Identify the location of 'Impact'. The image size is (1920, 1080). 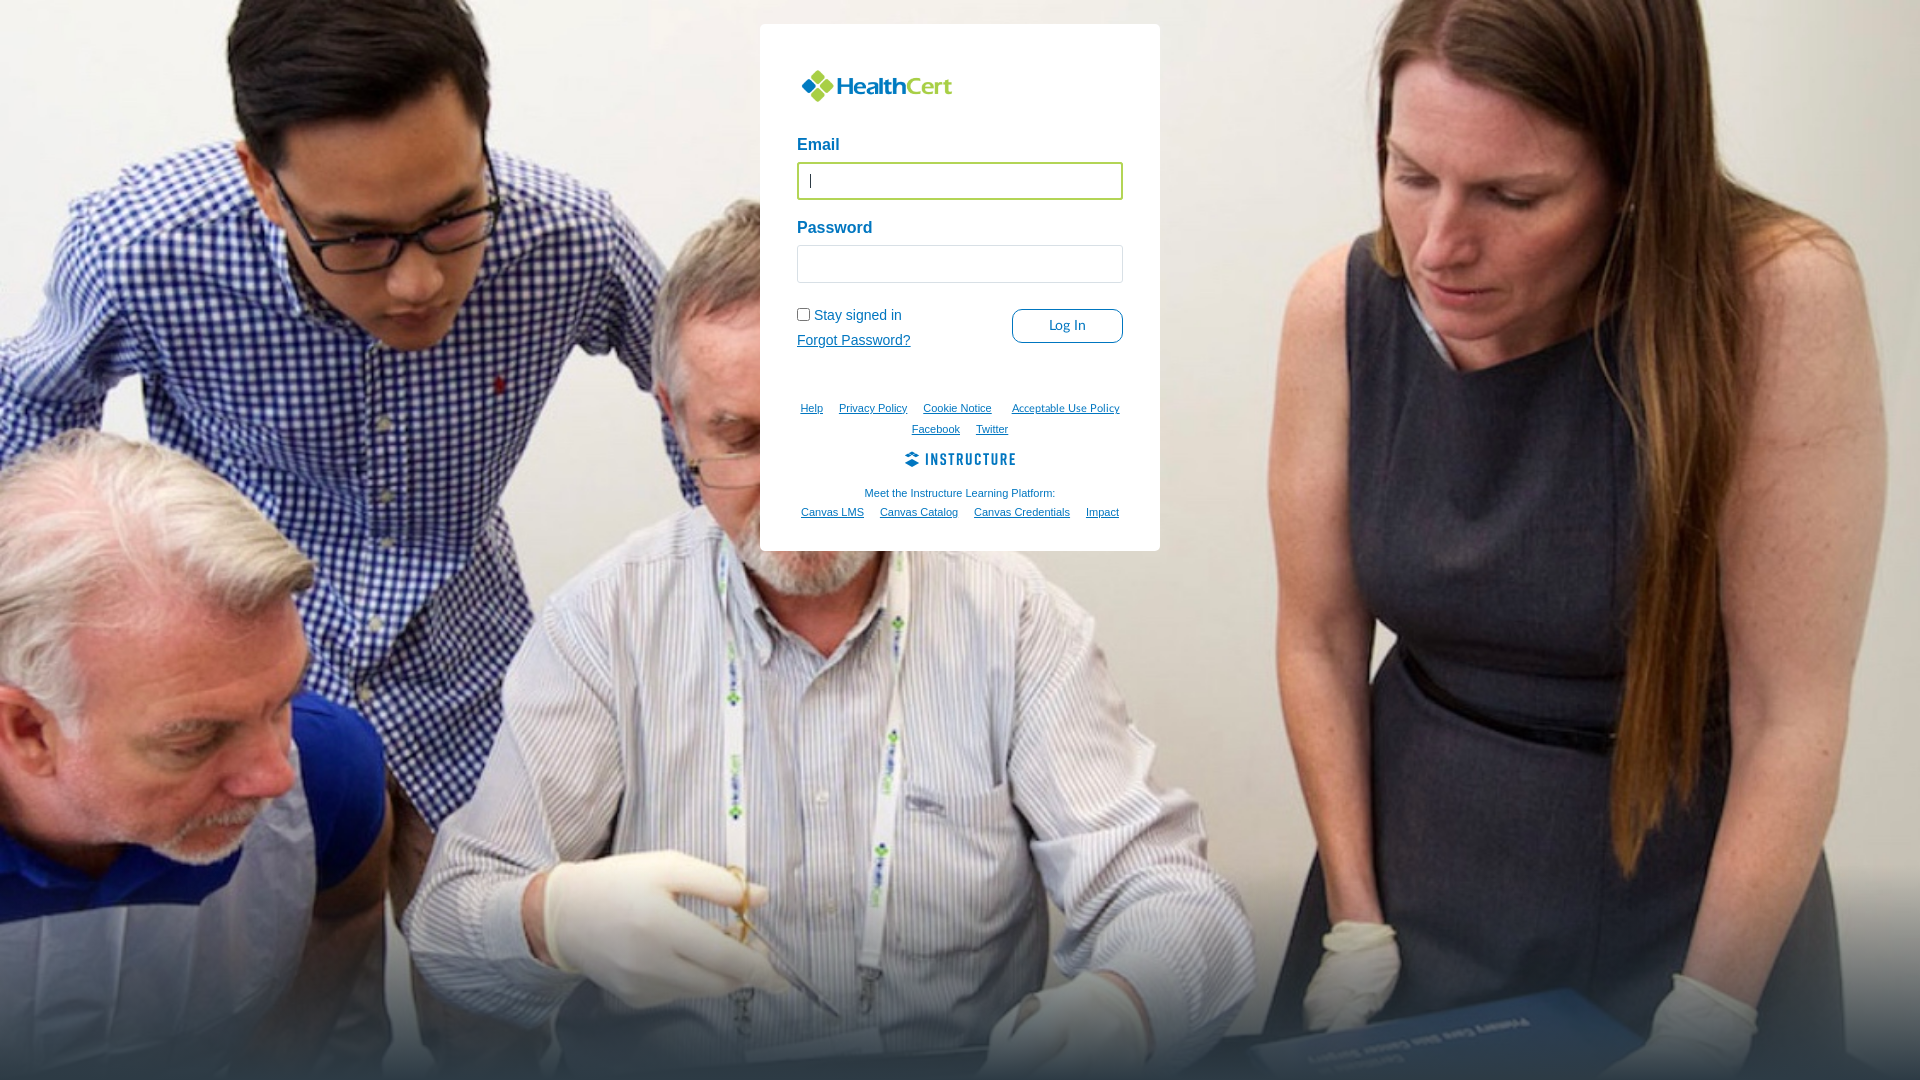
(1101, 511).